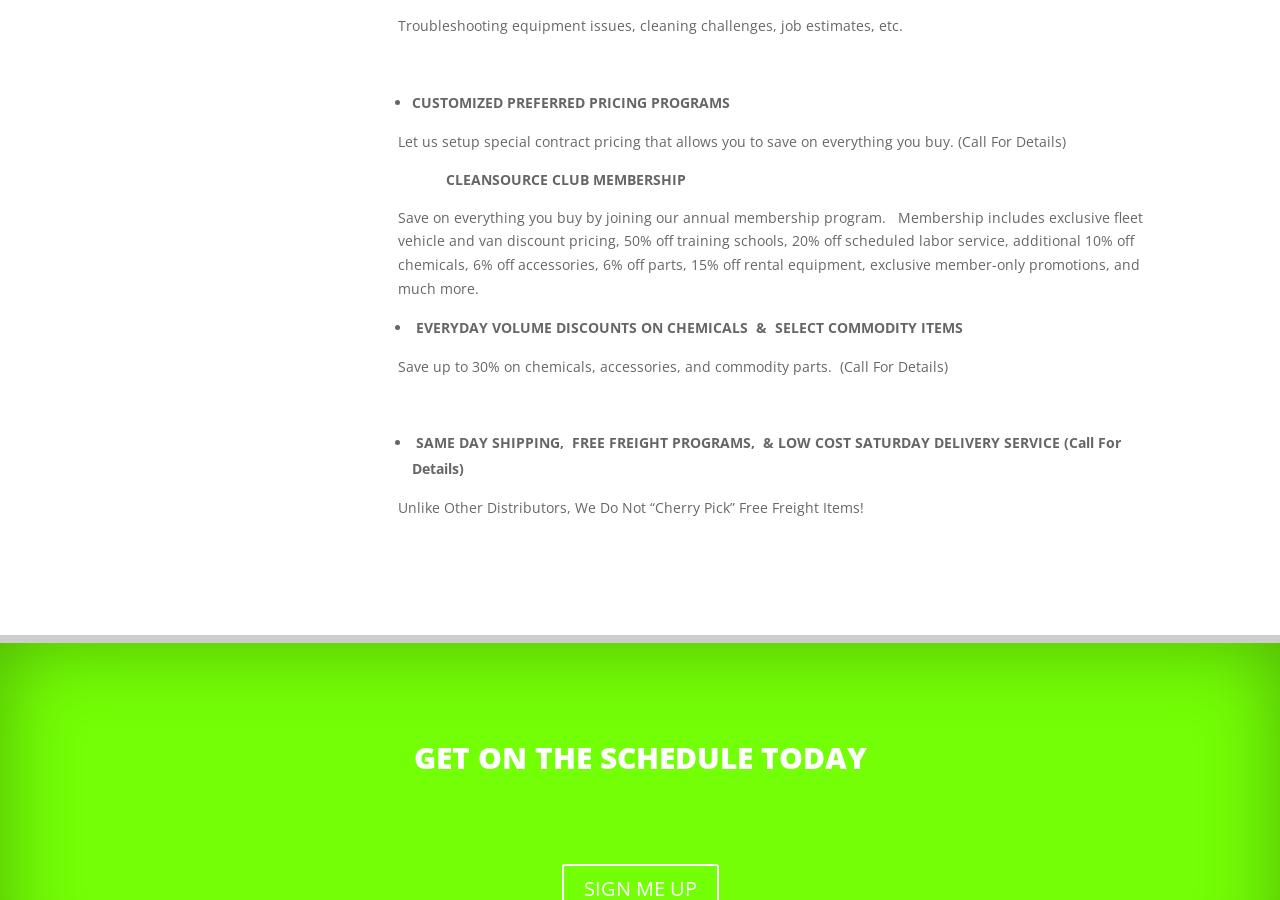  Describe the element at coordinates (630, 506) in the screenshot. I see `'Unlike Other Distributors, We Do Not “Cherry Pick” Free Freight Items!'` at that location.